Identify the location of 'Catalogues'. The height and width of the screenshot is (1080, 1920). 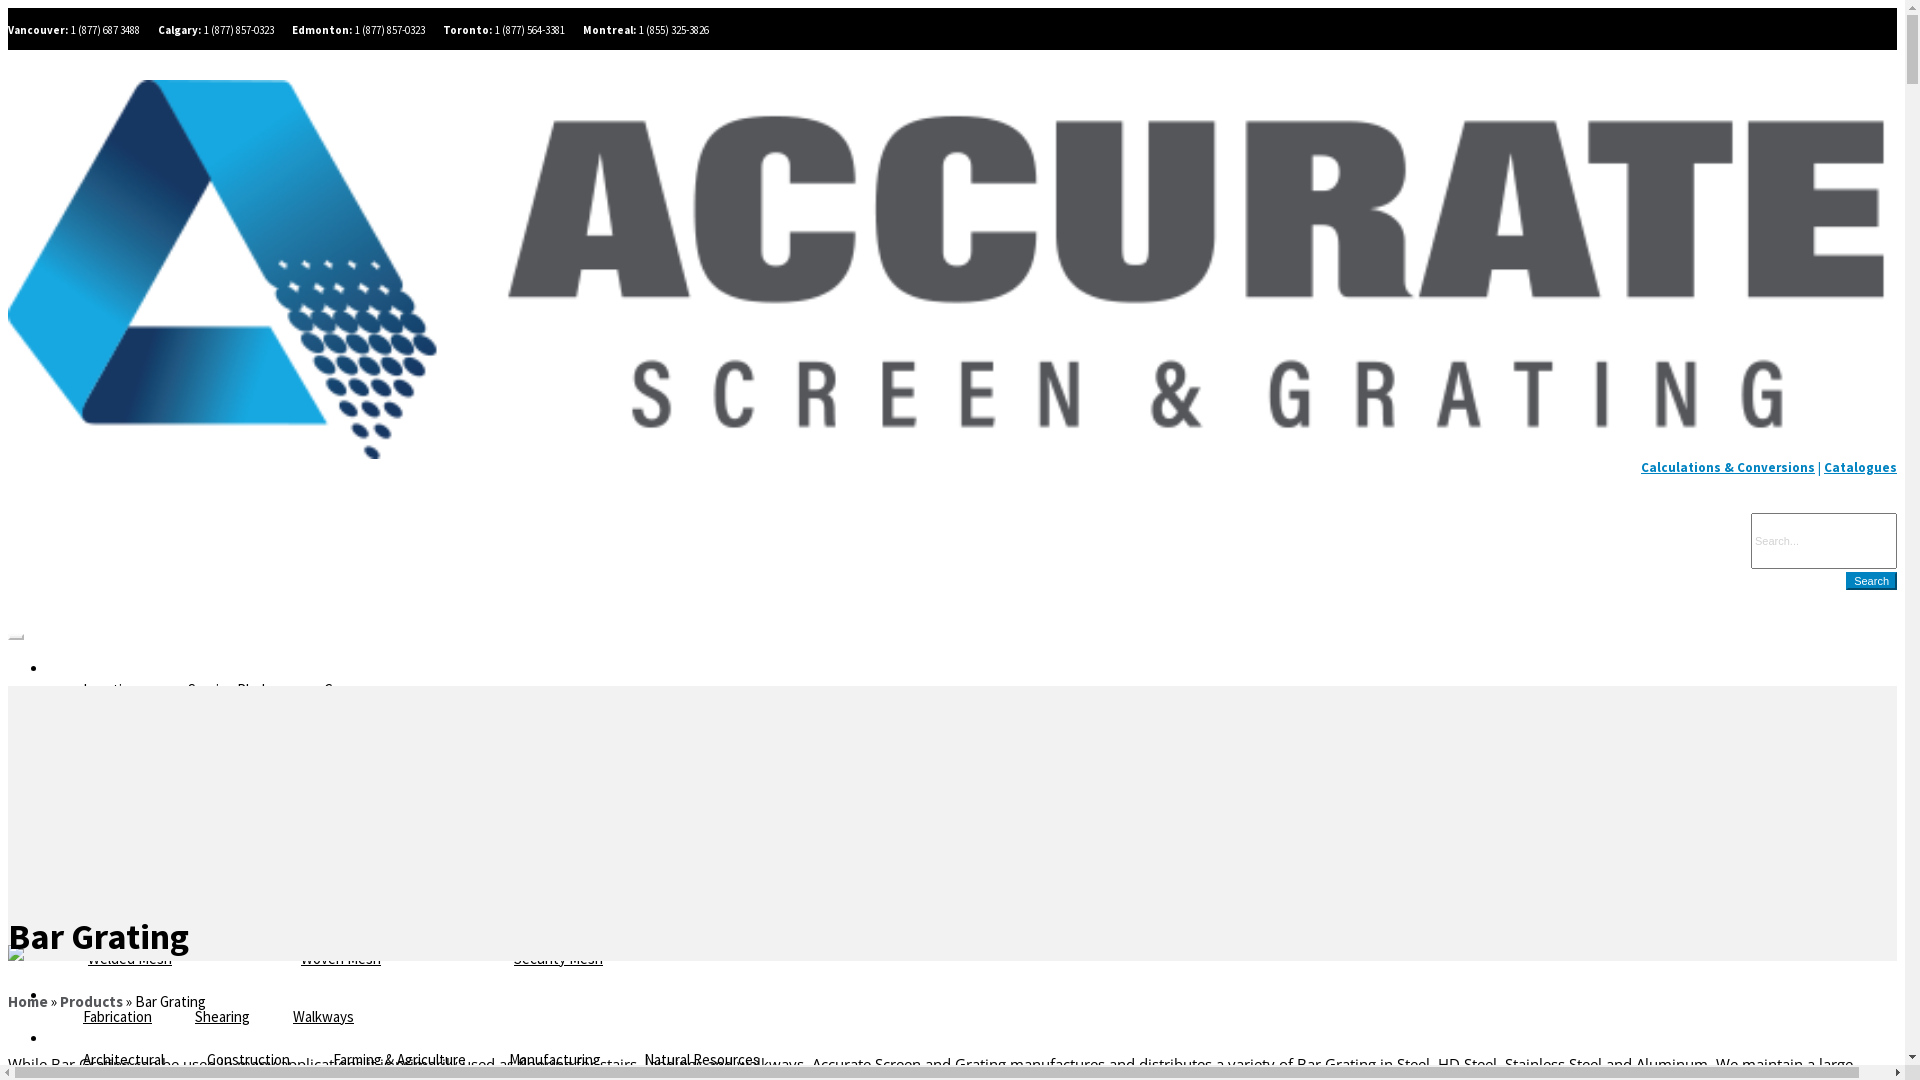
(1859, 467).